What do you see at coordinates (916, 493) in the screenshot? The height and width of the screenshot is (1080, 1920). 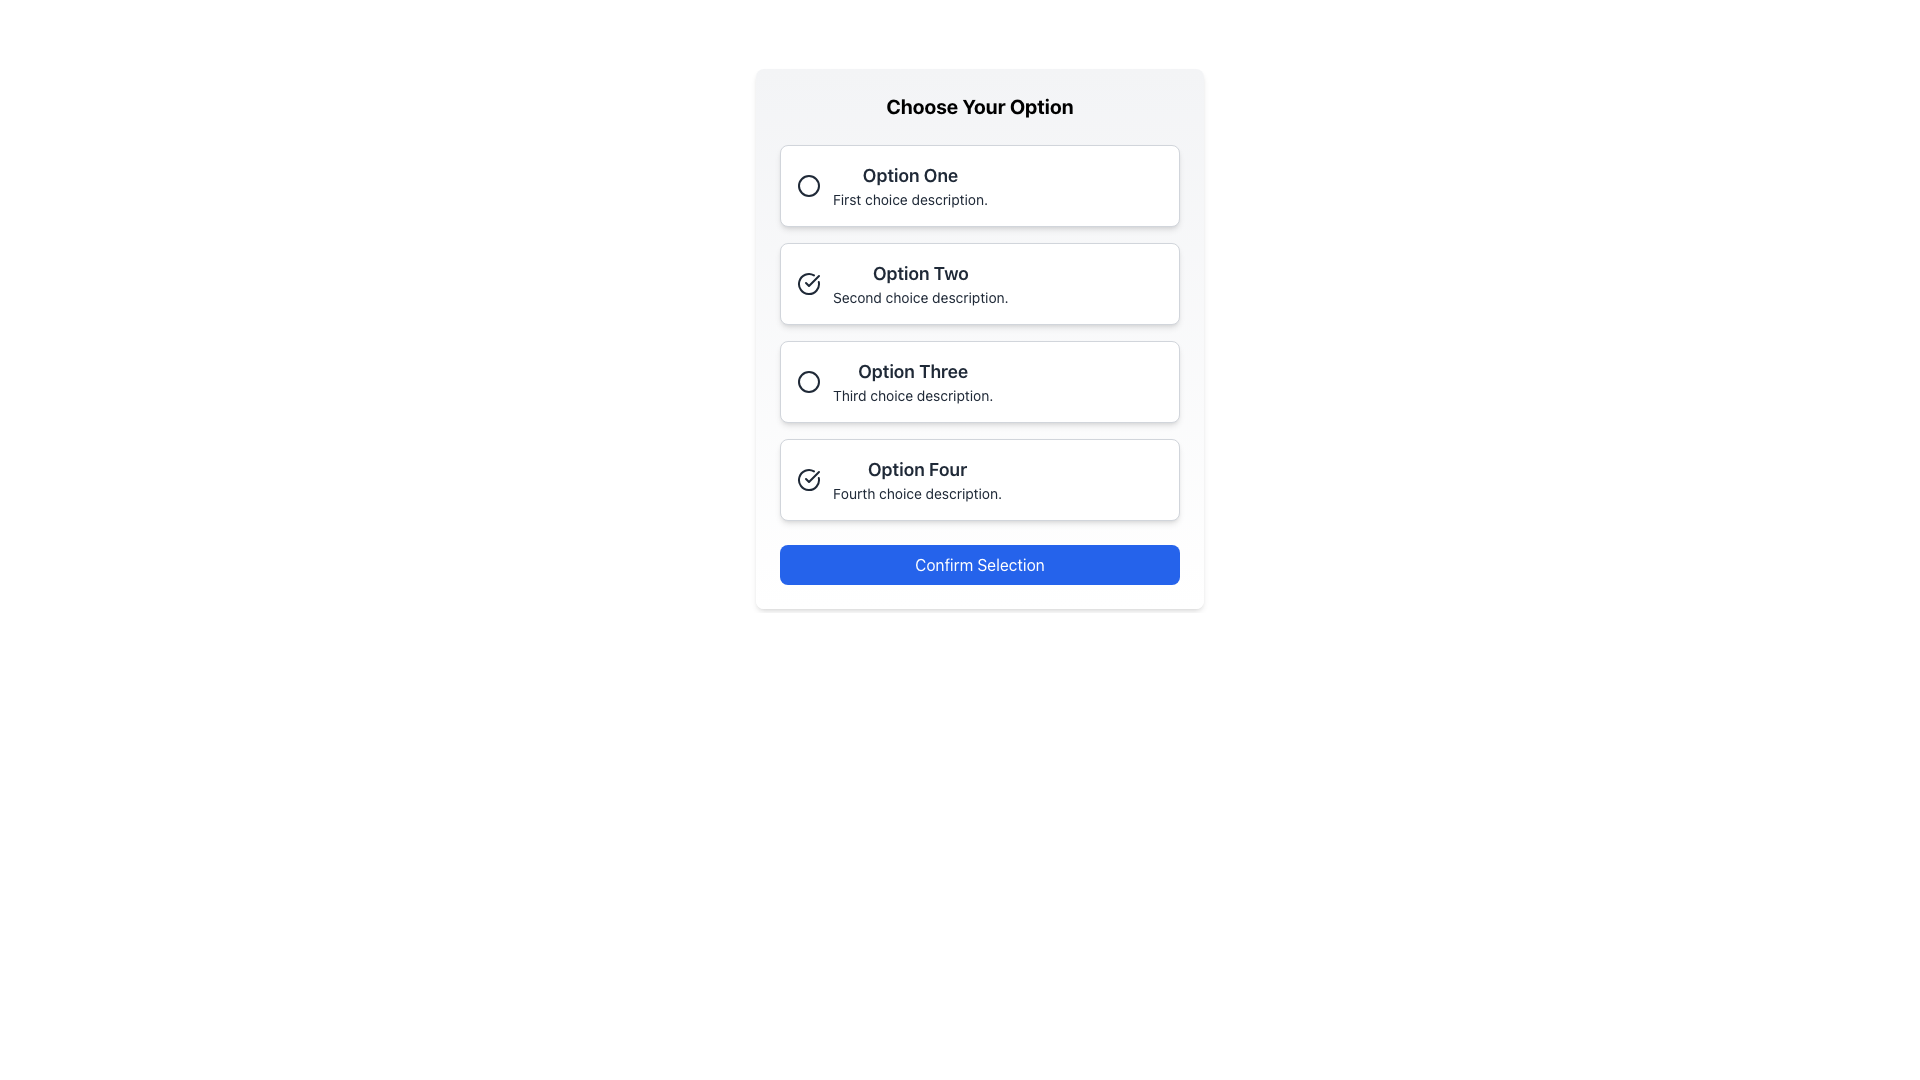 I see `the text element displaying 'Fourth choice description.' located below the heading 'Option Four' in the fourth selection box` at bounding box center [916, 493].